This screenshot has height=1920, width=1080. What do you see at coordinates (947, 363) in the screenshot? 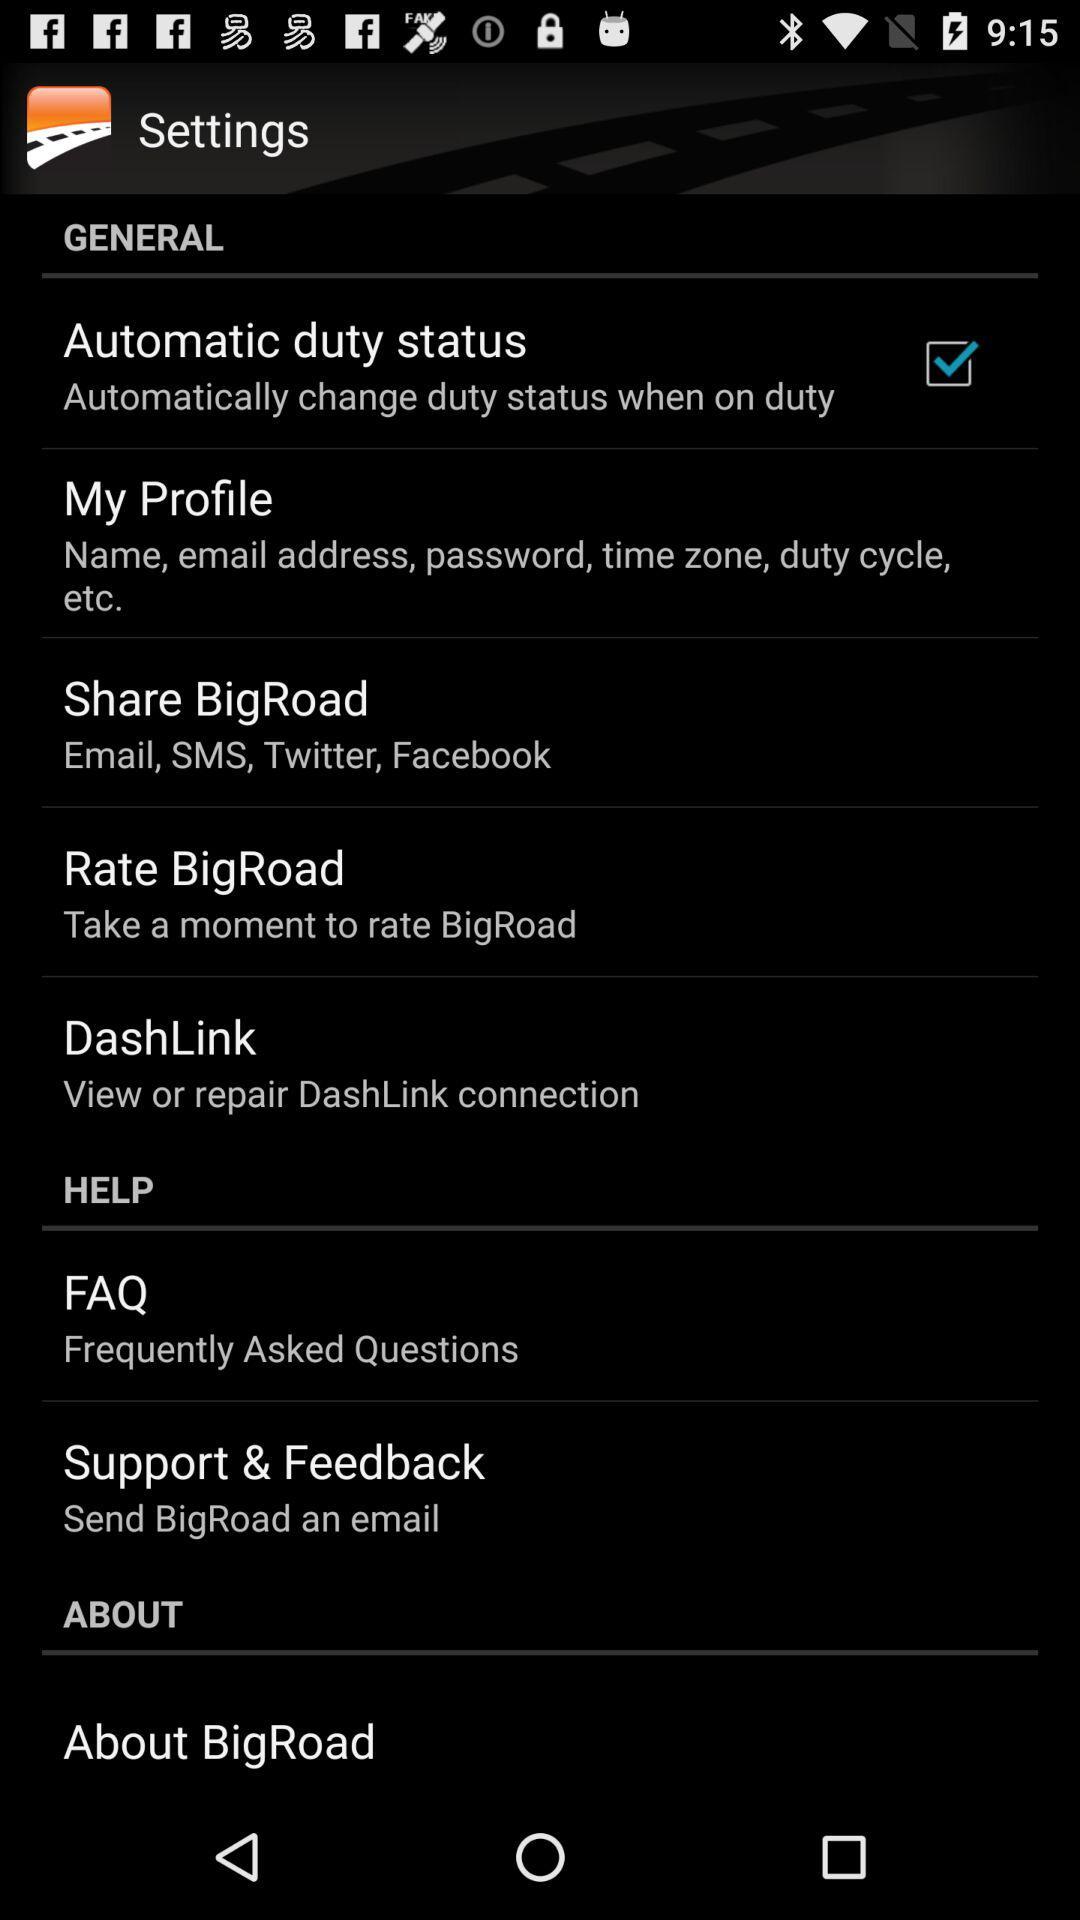
I see `icon to the right of the automatically change duty app` at bounding box center [947, 363].